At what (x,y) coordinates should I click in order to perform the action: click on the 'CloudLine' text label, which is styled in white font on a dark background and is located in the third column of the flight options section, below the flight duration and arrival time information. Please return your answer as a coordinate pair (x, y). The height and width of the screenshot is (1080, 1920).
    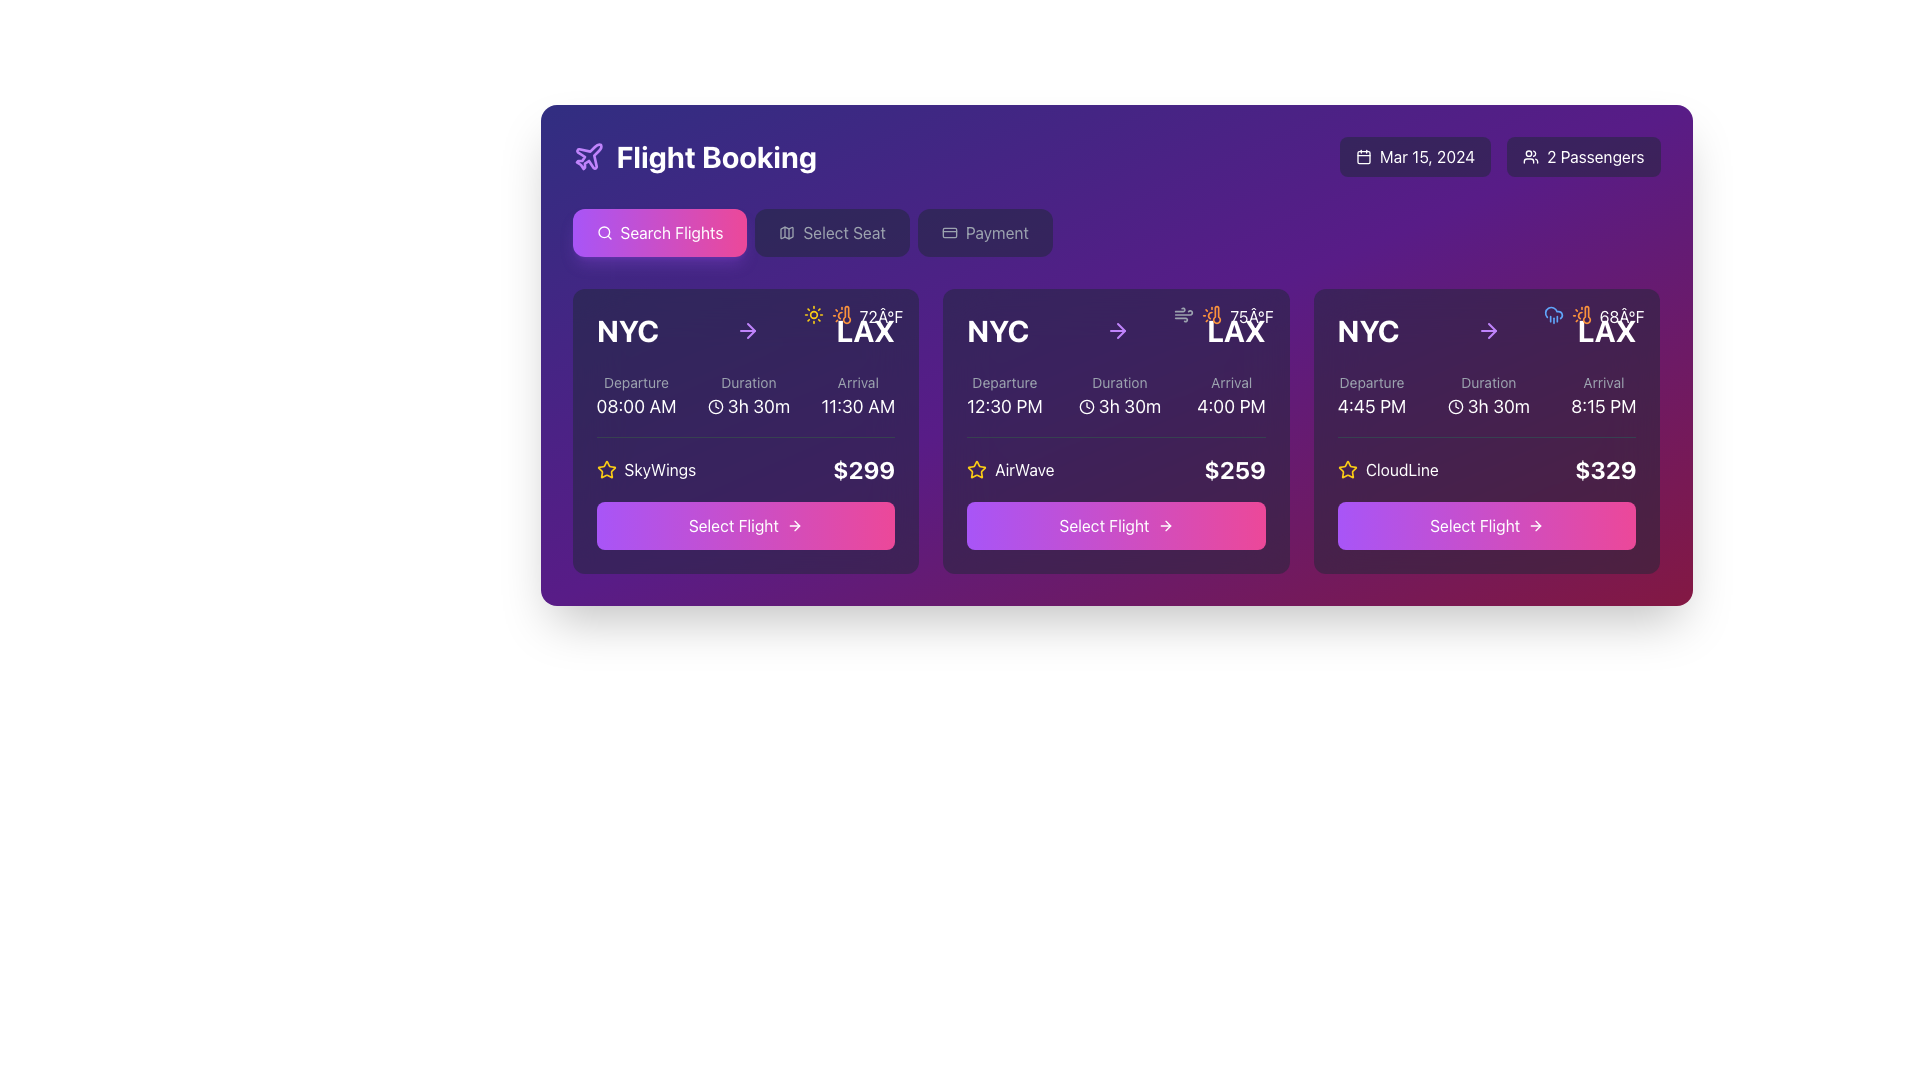
    Looking at the image, I should click on (1401, 470).